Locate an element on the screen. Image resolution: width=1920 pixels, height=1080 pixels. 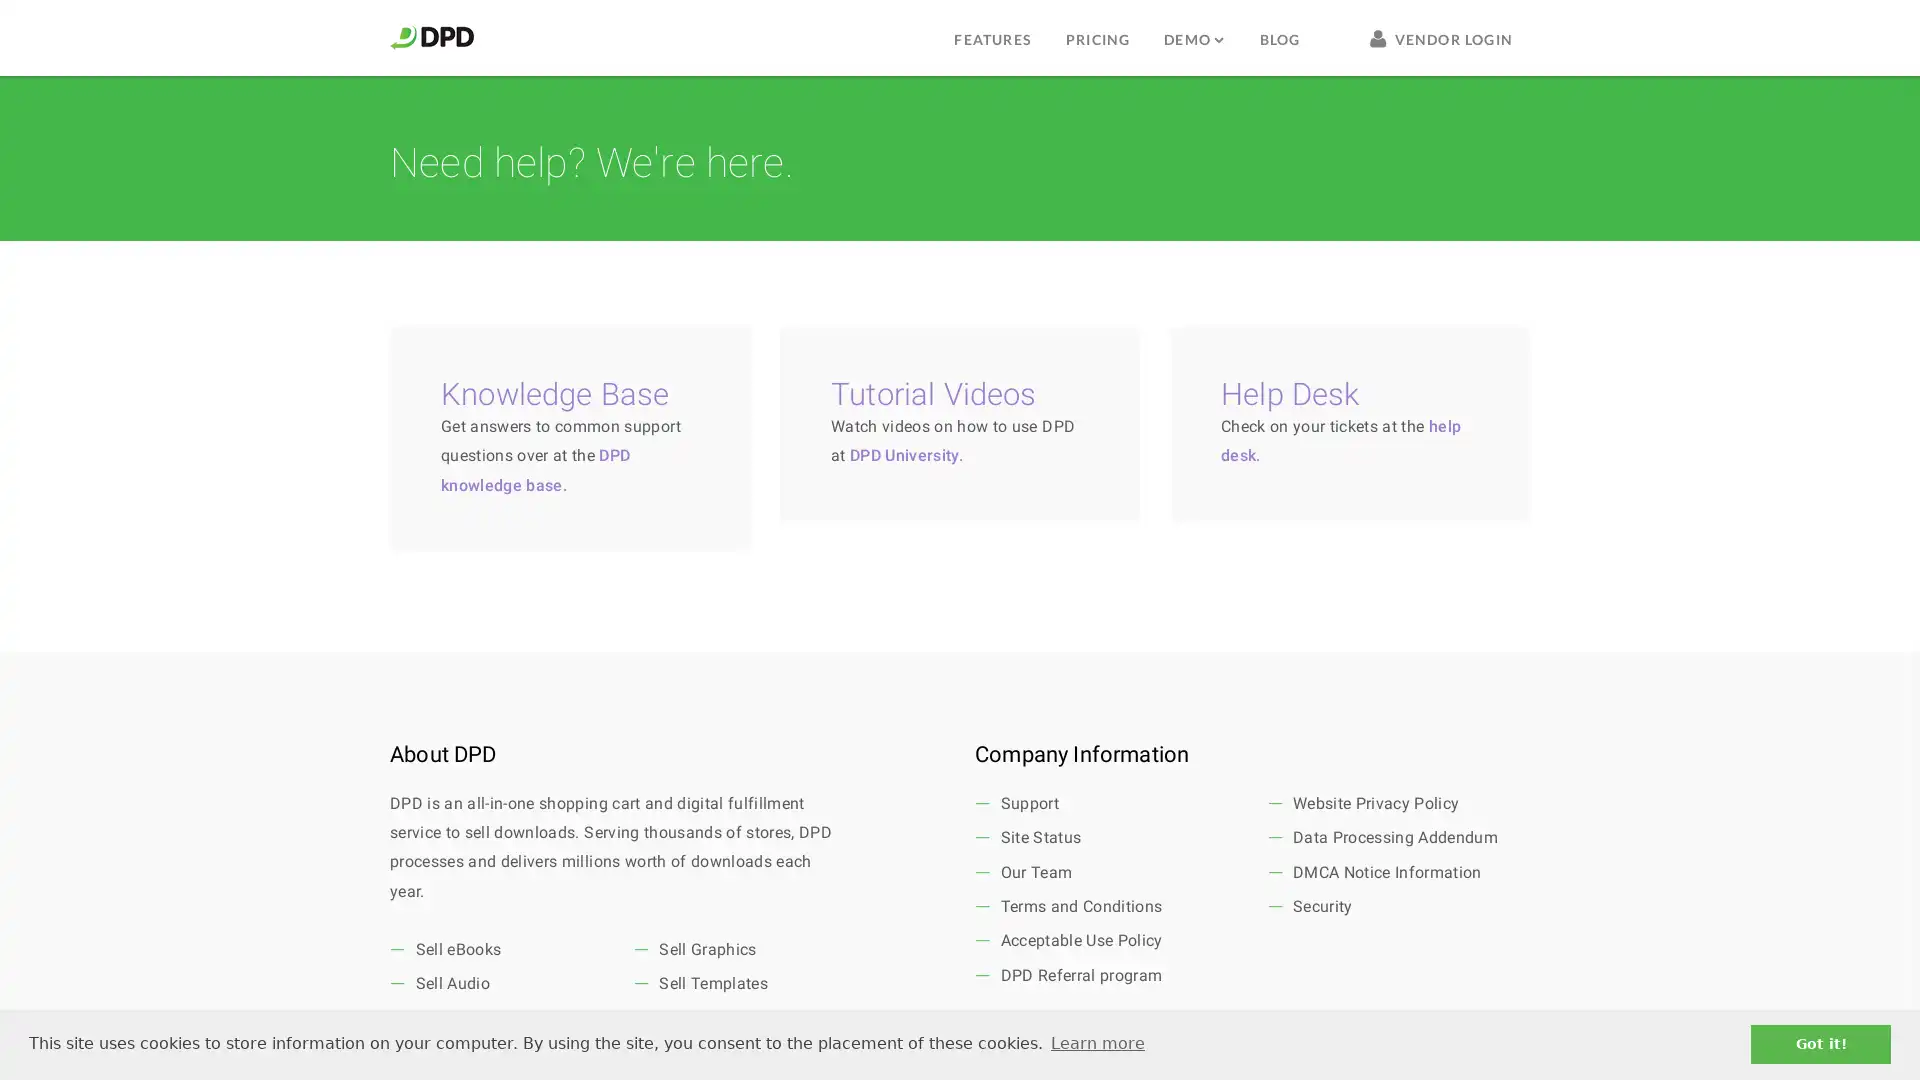
learn more about cookies is located at coordinates (1096, 1043).